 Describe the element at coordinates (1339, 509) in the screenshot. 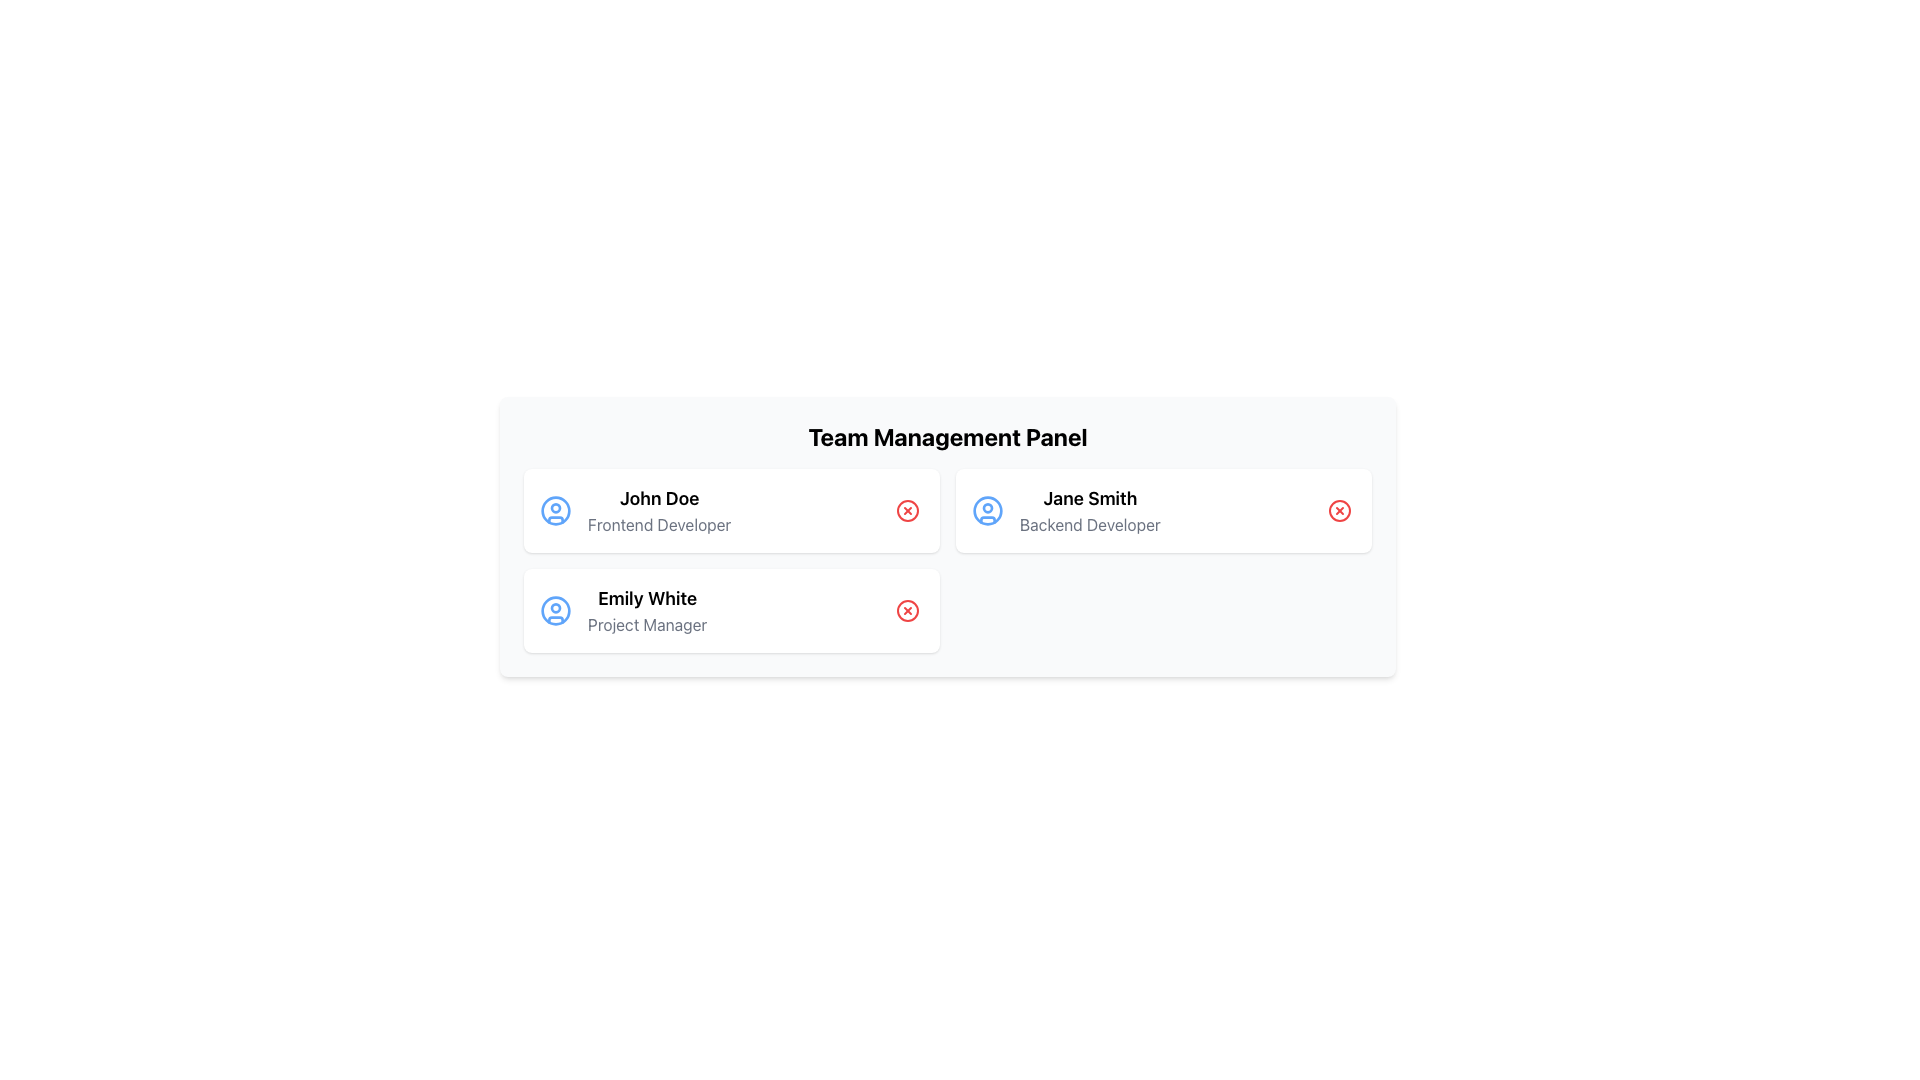

I see `the prominent red circular button with a cross icon to change its background color` at that location.